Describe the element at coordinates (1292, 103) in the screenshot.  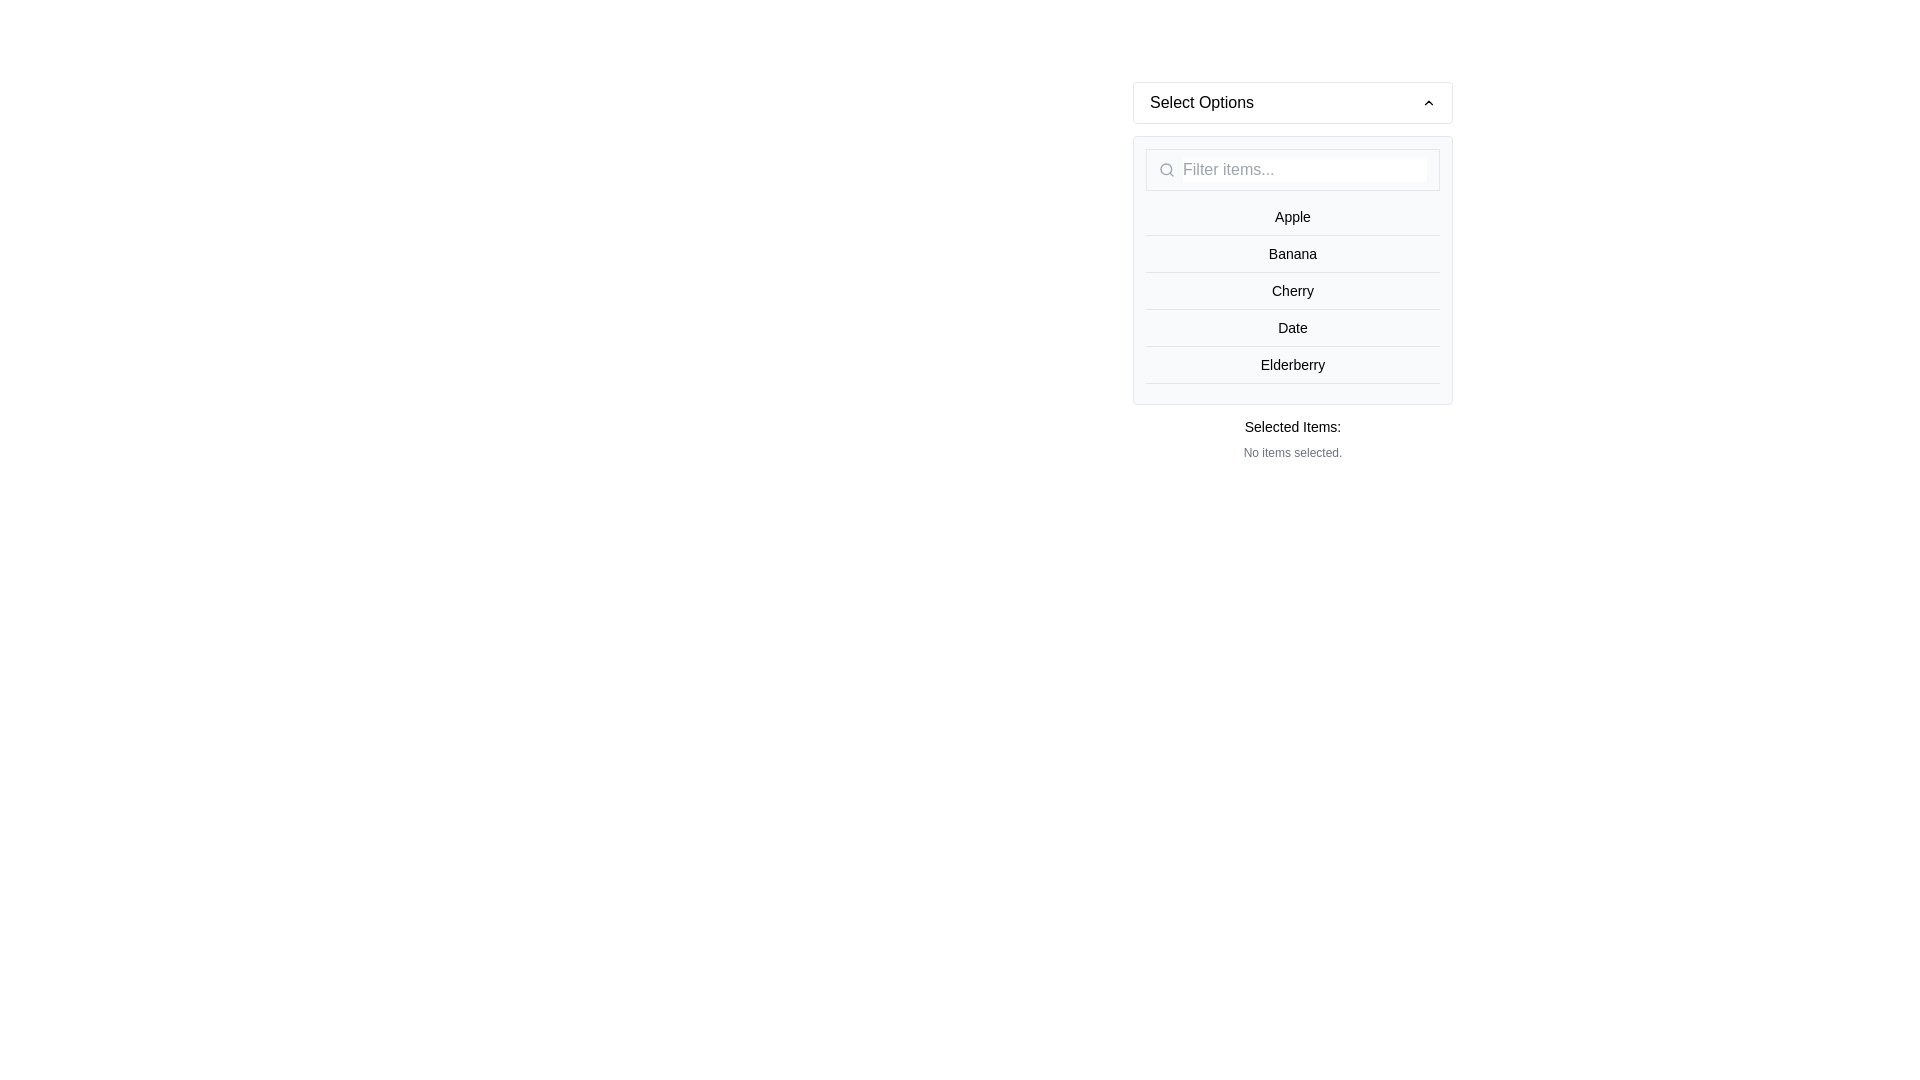
I see `the dropdown menu labeled 'Select Options' for accessibility navigation by moving the cursor to its center point` at that location.